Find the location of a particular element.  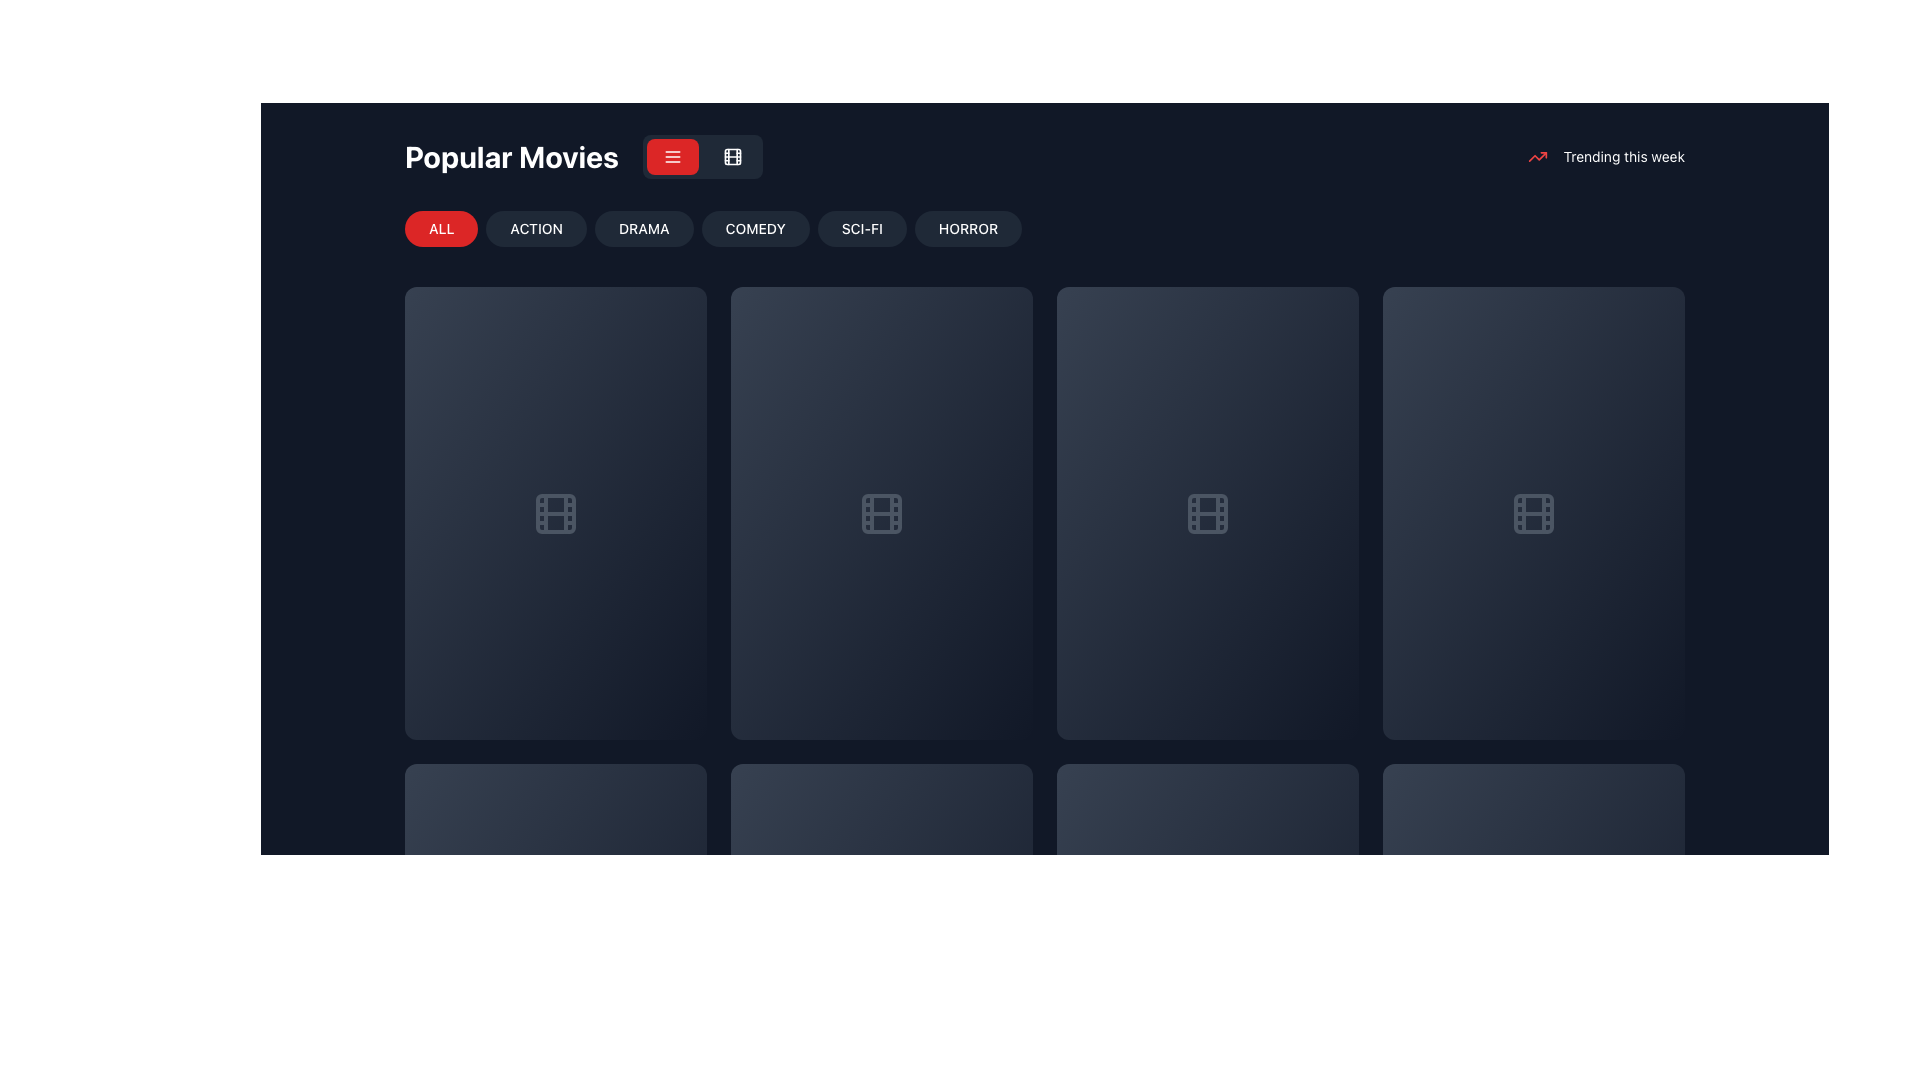

the media icon located in the third cell of the first row within the grid of popular movies to interact with it is located at coordinates (881, 512).